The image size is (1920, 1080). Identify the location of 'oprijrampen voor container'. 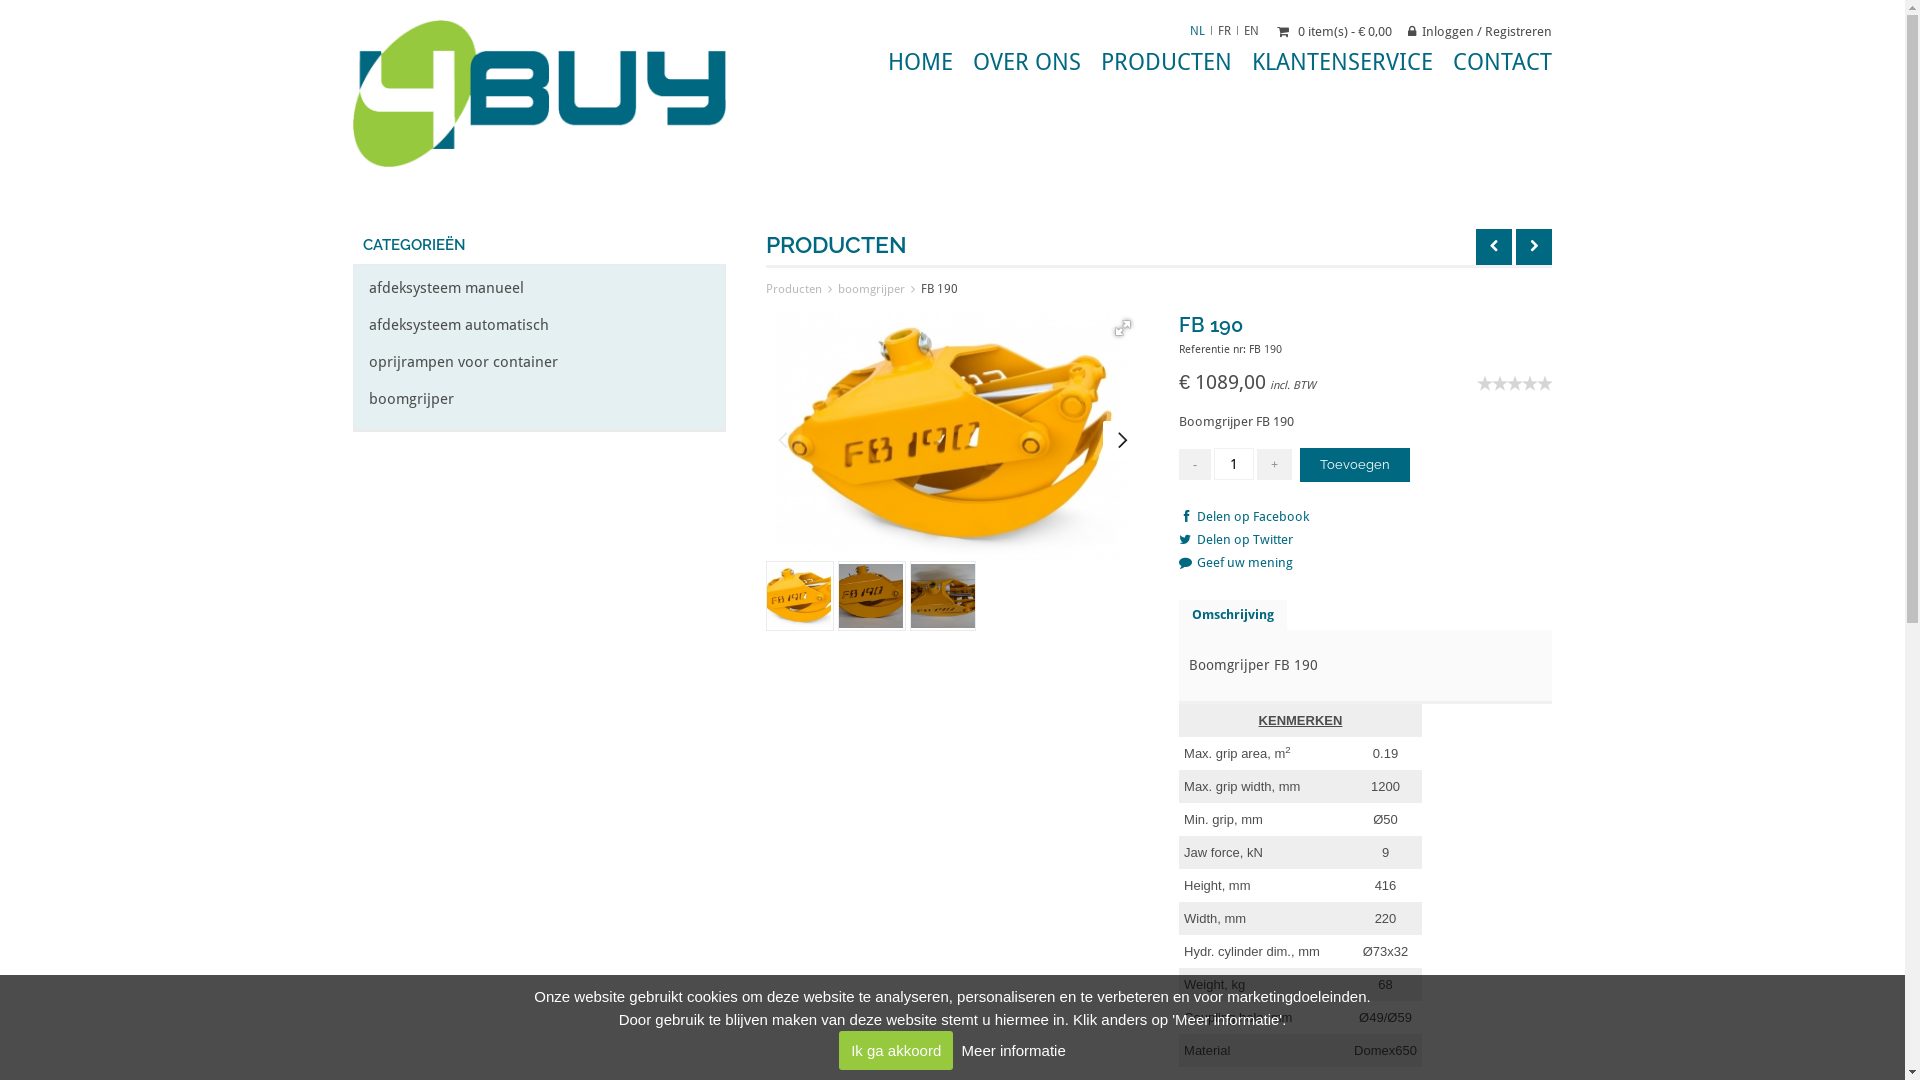
(463, 365).